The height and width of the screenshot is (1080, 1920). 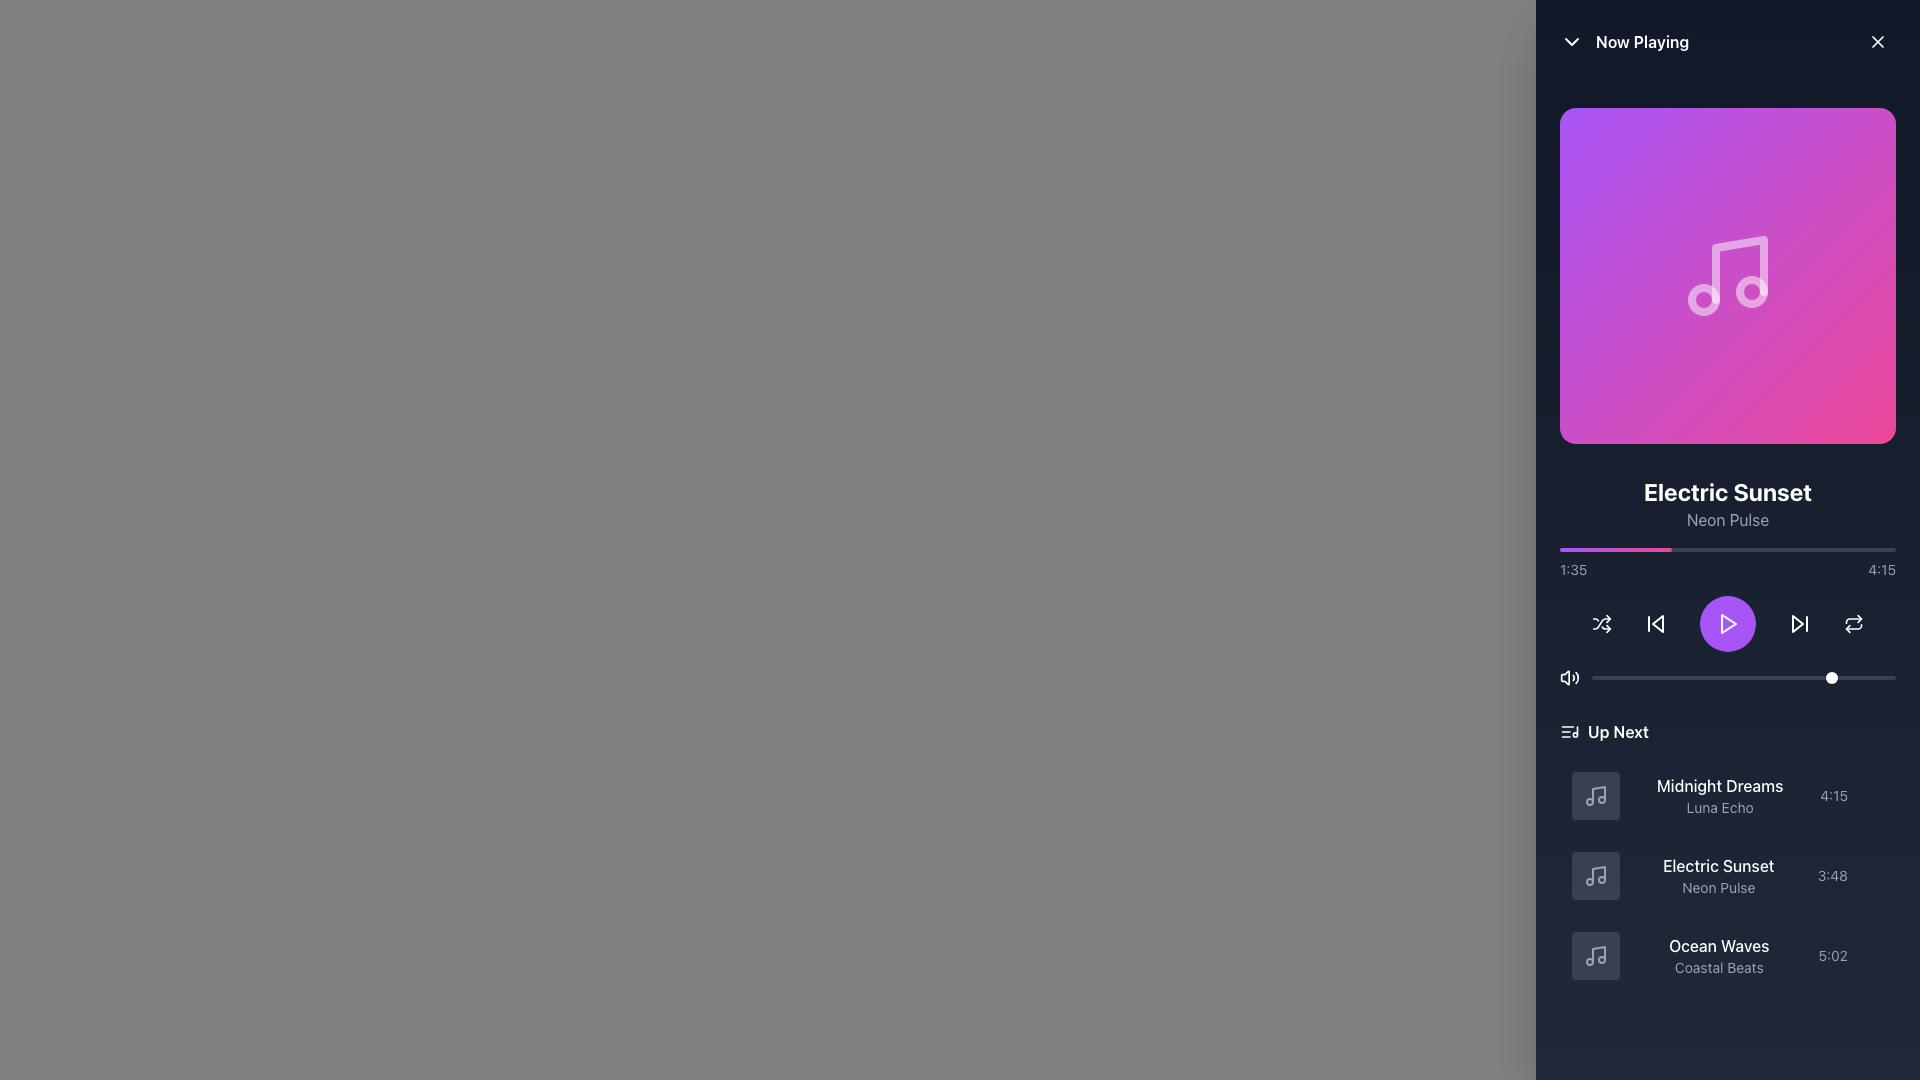 What do you see at coordinates (1616, 550) in the screenshot?
I see `the Progress indicator segment, which is a horizontal bar with a gradient background transitioning from purple to pink, located near the top of the 'Now Playing' interface` at bounding box center [1616, 550].